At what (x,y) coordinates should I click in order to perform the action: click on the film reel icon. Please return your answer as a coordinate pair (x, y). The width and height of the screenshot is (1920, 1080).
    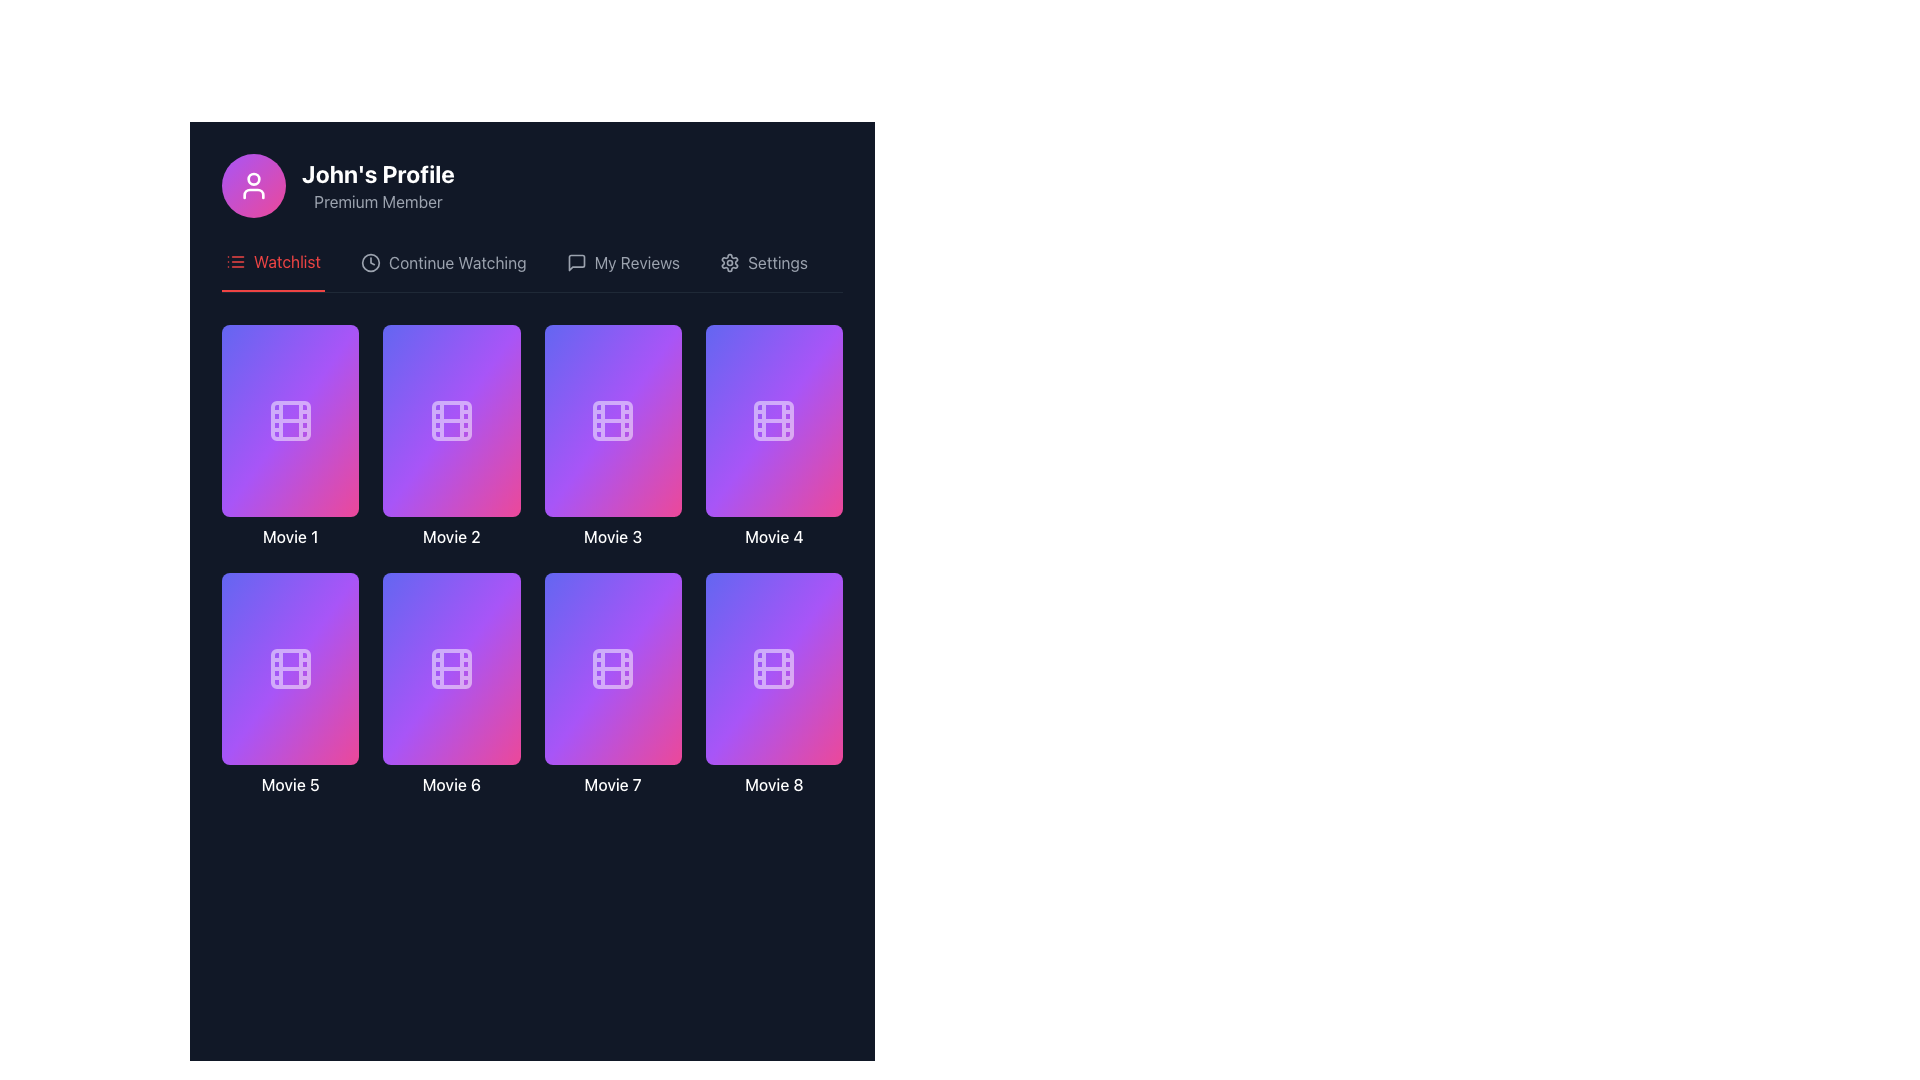
    Looking at the image, I should click on (773, 419).